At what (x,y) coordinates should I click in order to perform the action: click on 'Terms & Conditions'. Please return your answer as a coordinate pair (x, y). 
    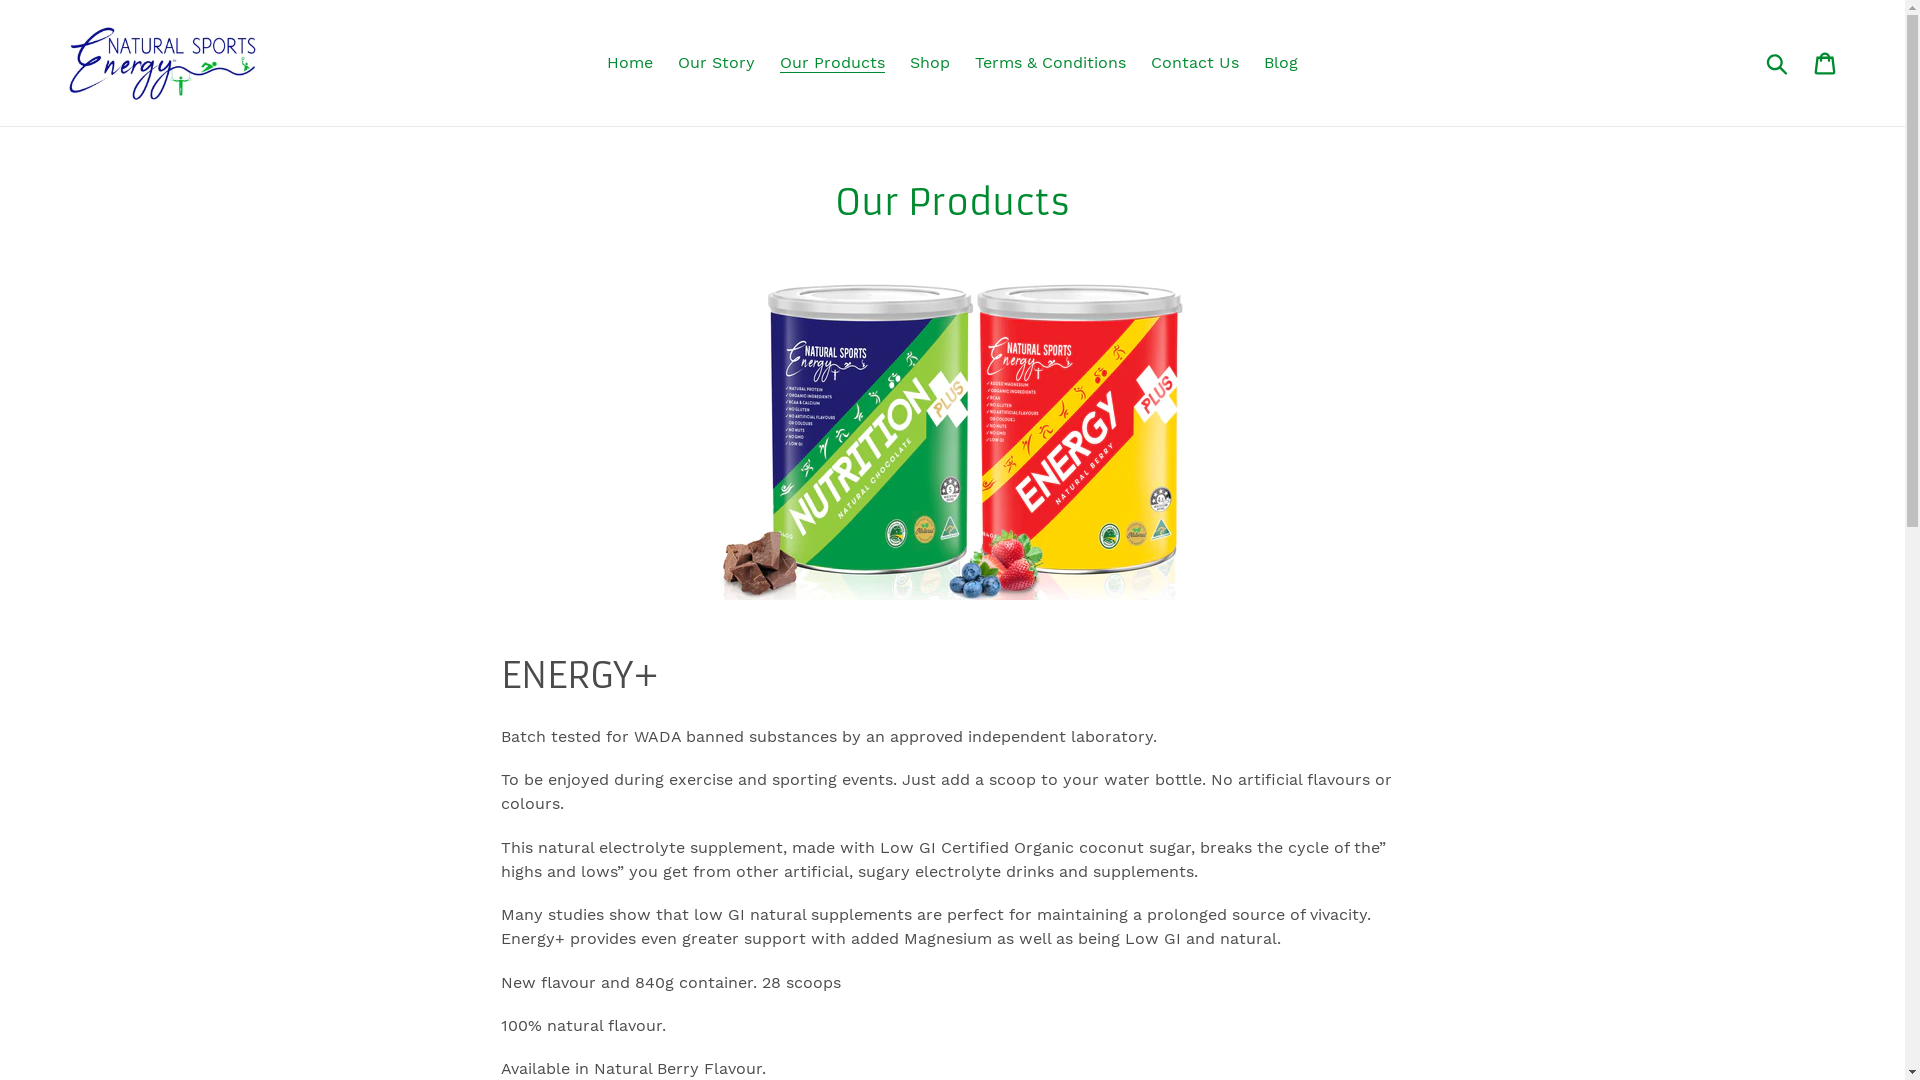
    Looking at the image, I should click on (1049, 61).